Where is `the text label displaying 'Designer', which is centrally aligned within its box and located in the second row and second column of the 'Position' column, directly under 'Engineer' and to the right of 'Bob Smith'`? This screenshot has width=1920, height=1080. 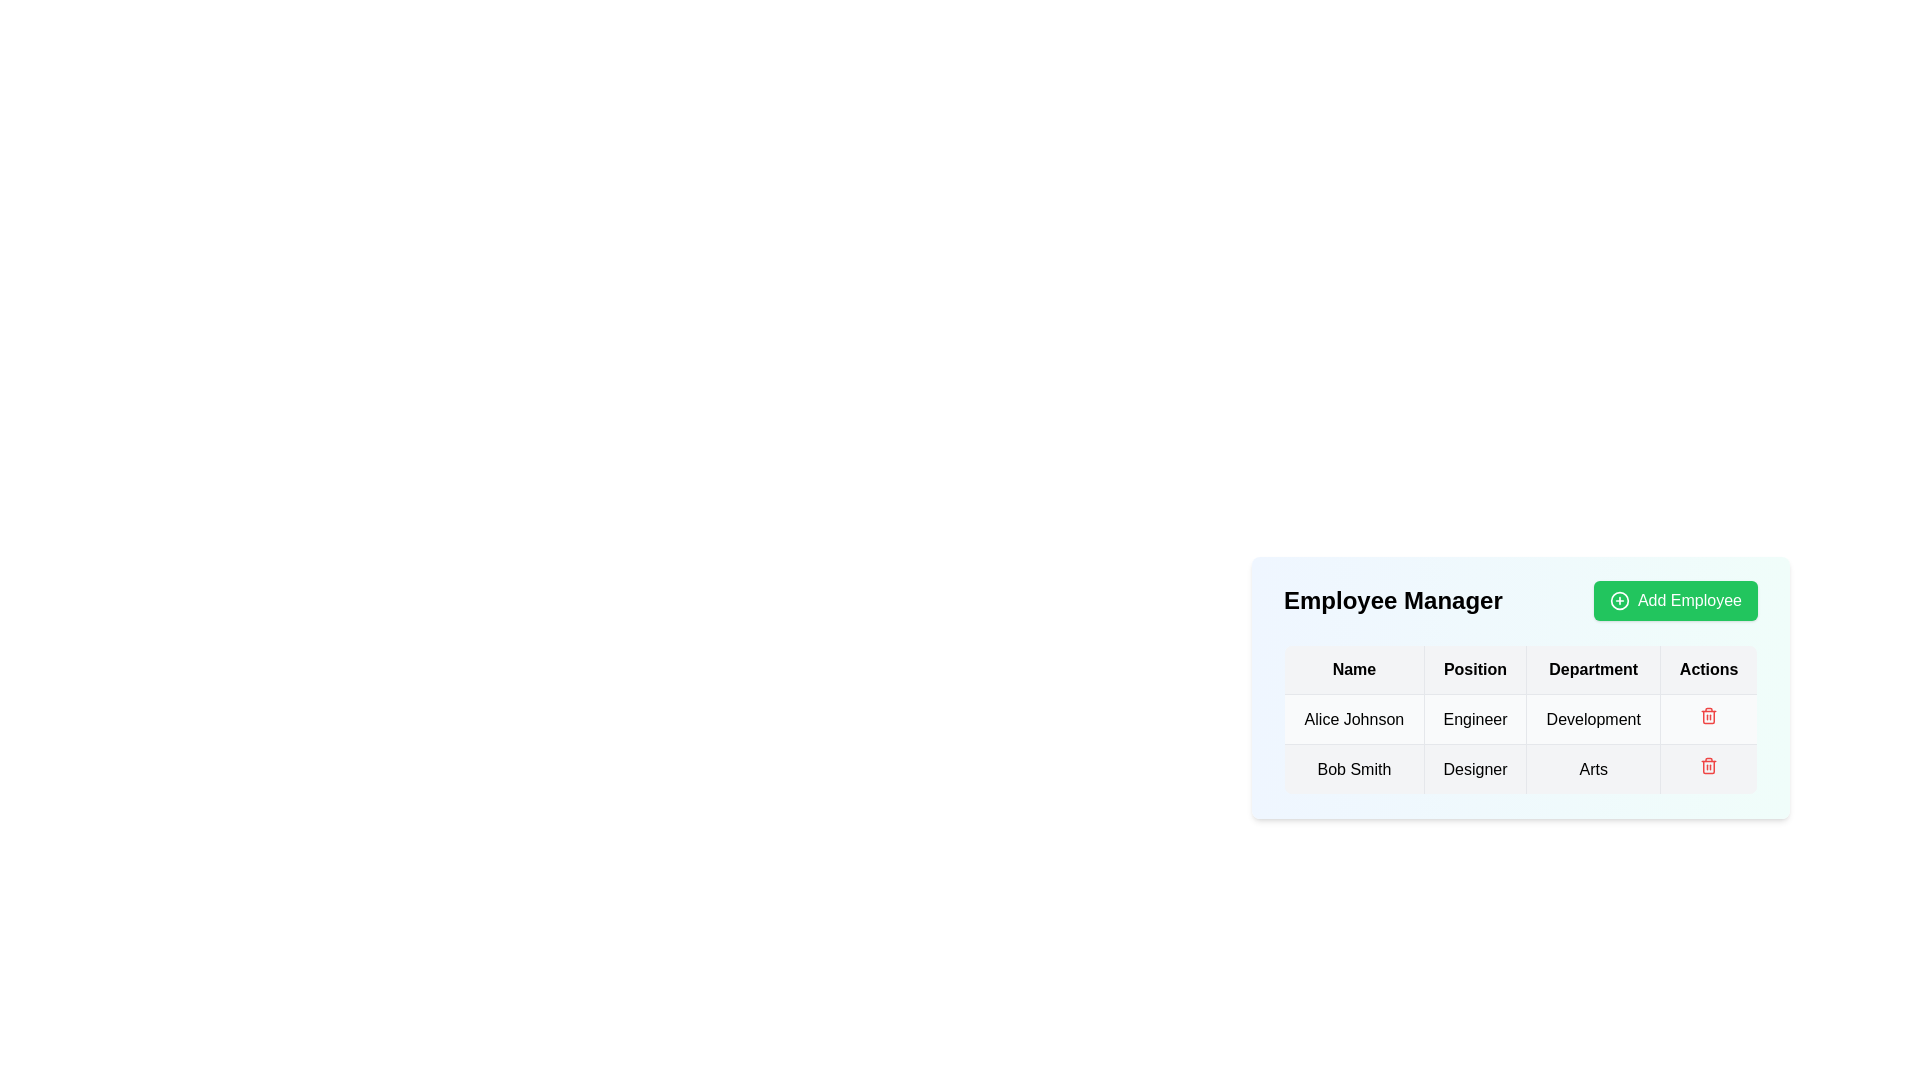 the text label displaying 'Designer', which is centrally aligned within its box and located in the second row and second column of the 'Position' column, directly under 'Engineer' and to the right of 'Bob Smith' is located at coordinates (1475, 768).